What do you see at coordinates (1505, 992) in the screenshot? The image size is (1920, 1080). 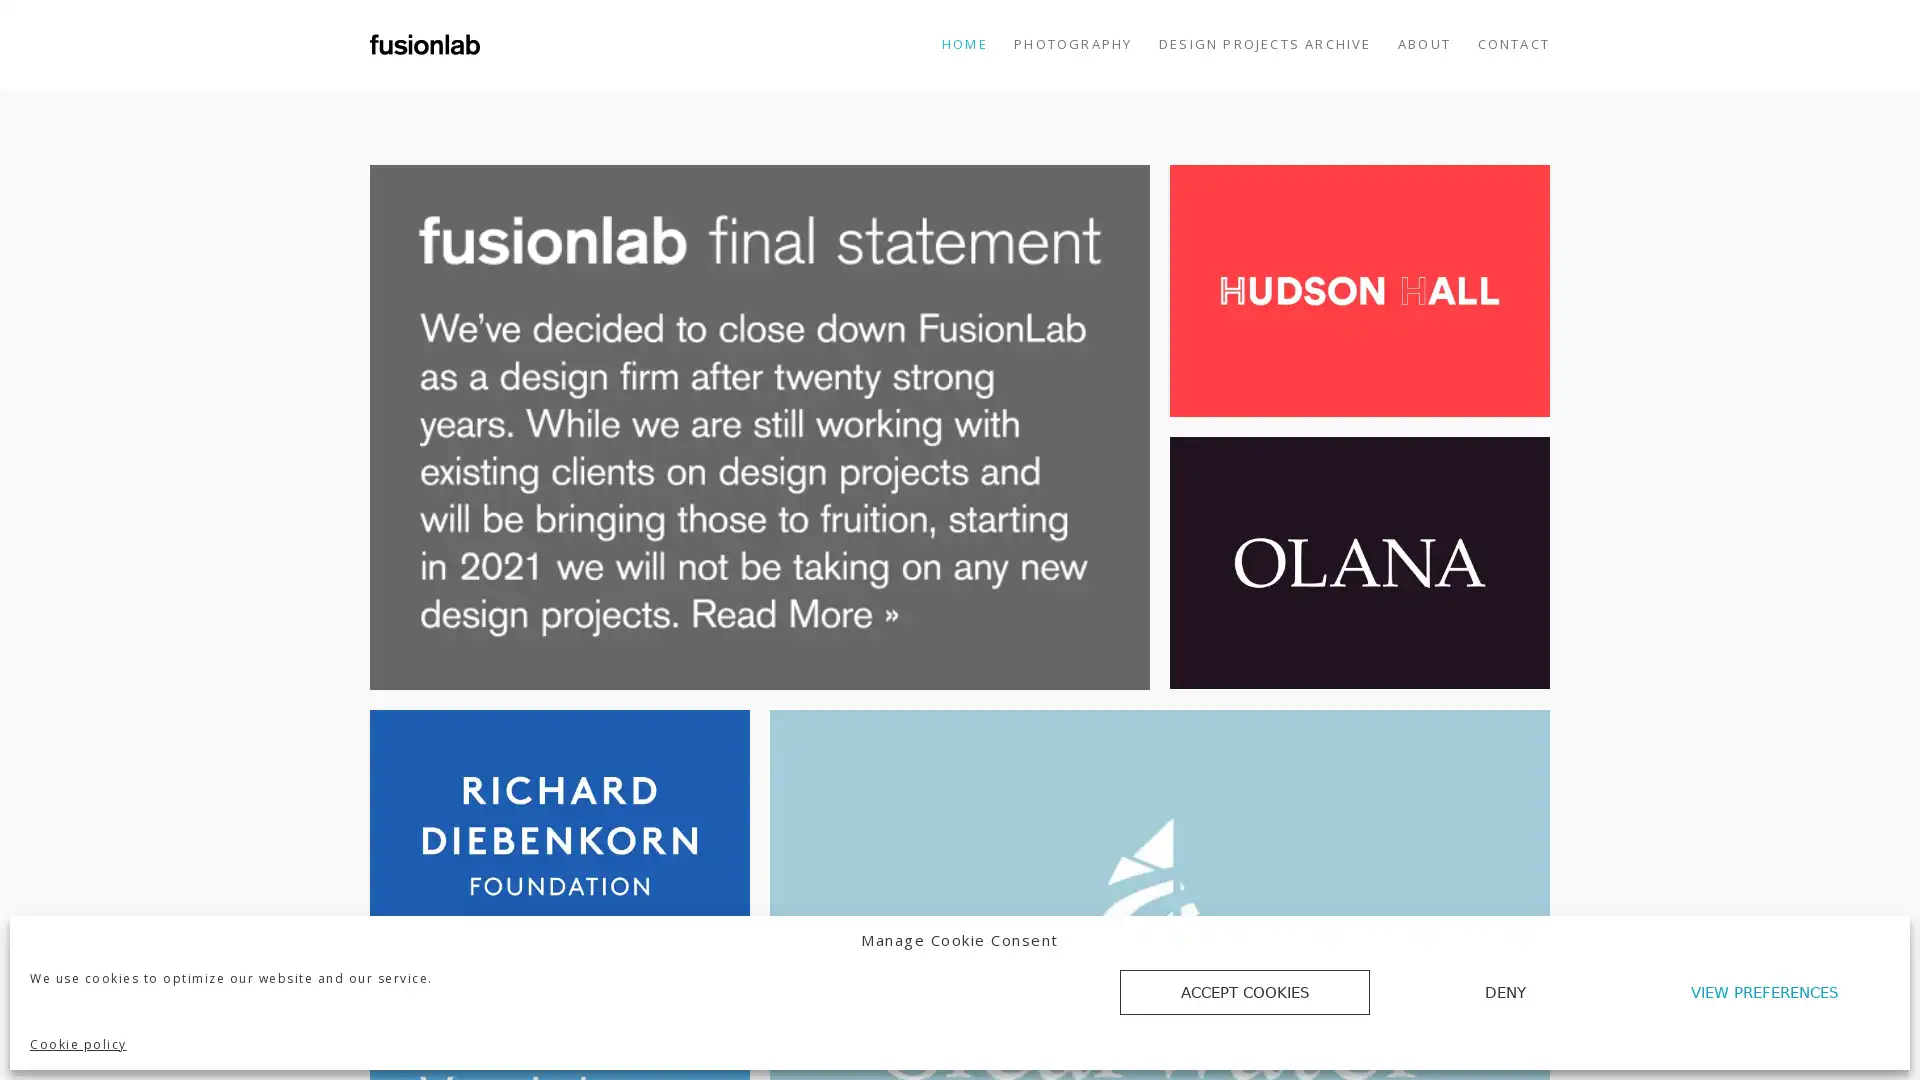 I see `DENY` at bounding box center [1505, 992].